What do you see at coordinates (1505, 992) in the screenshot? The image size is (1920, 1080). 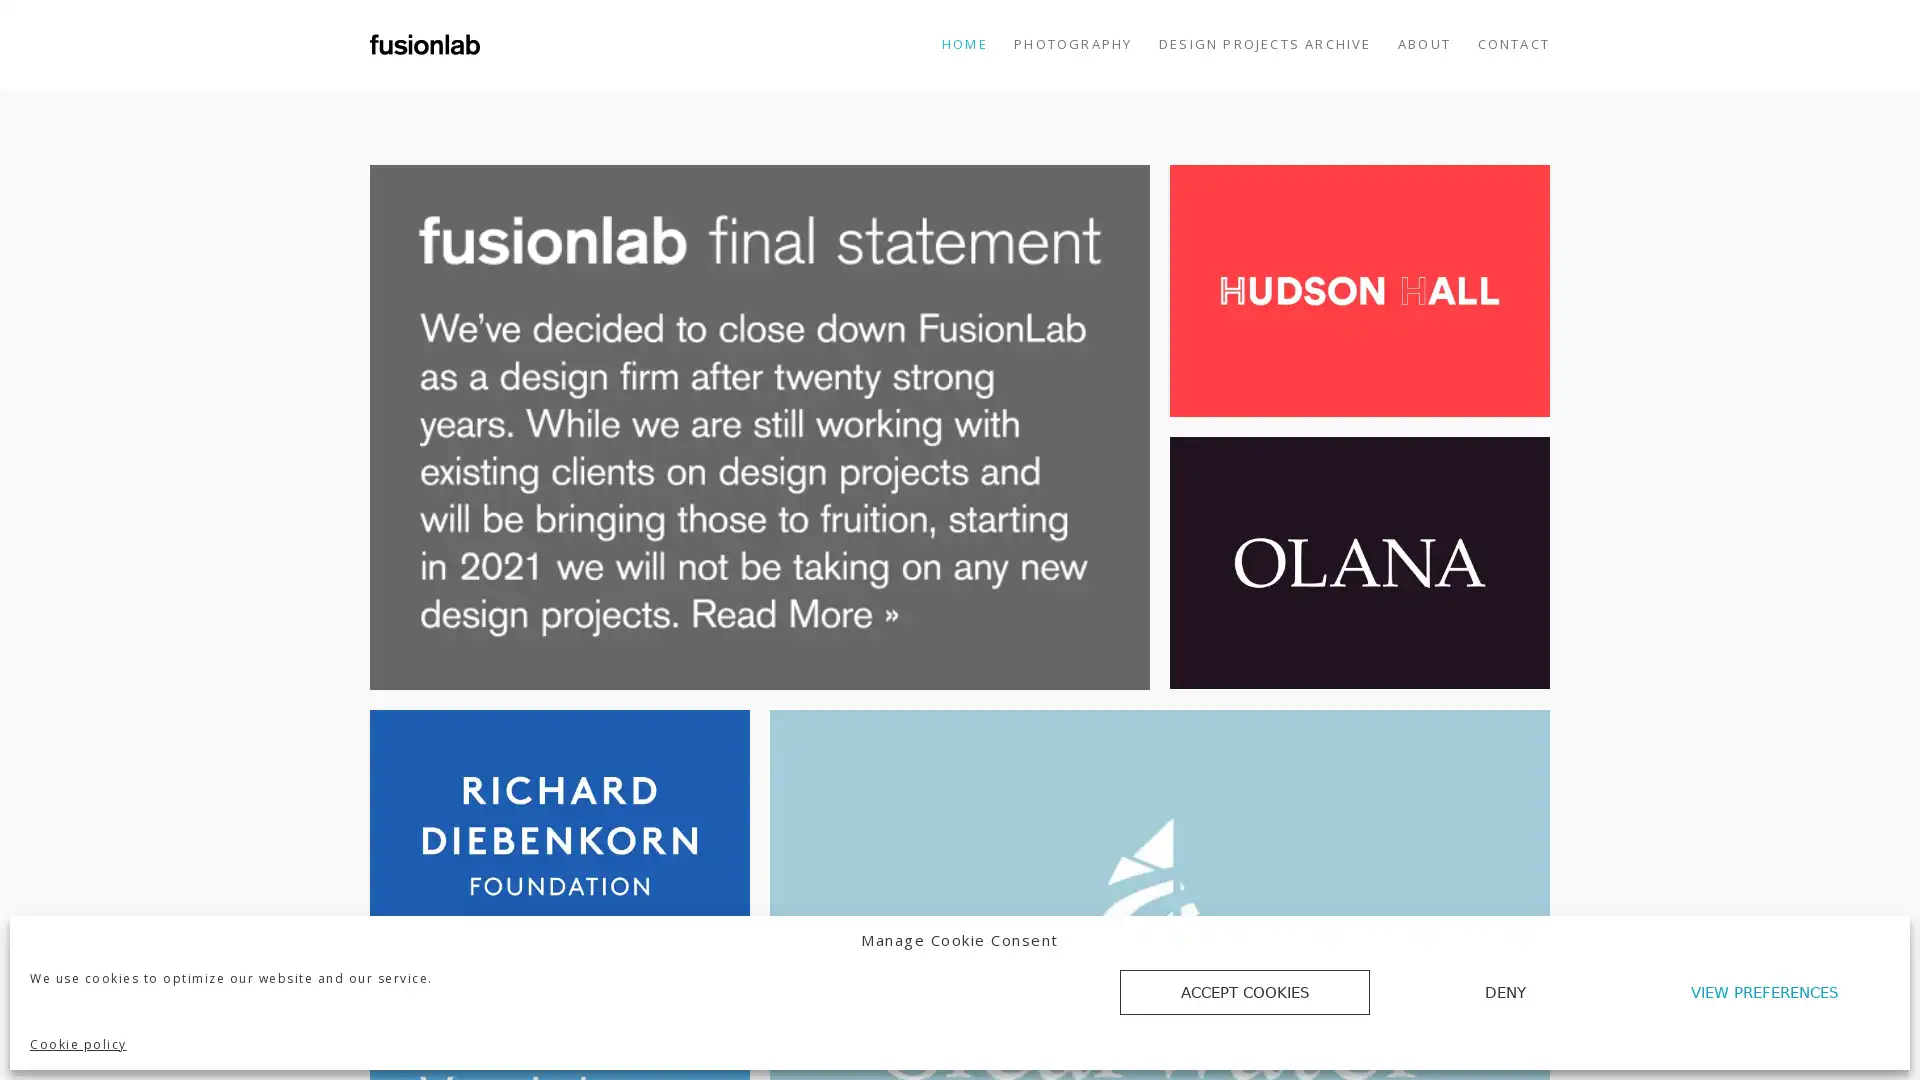 I see `DENY` at bounding box center [1505, 992].